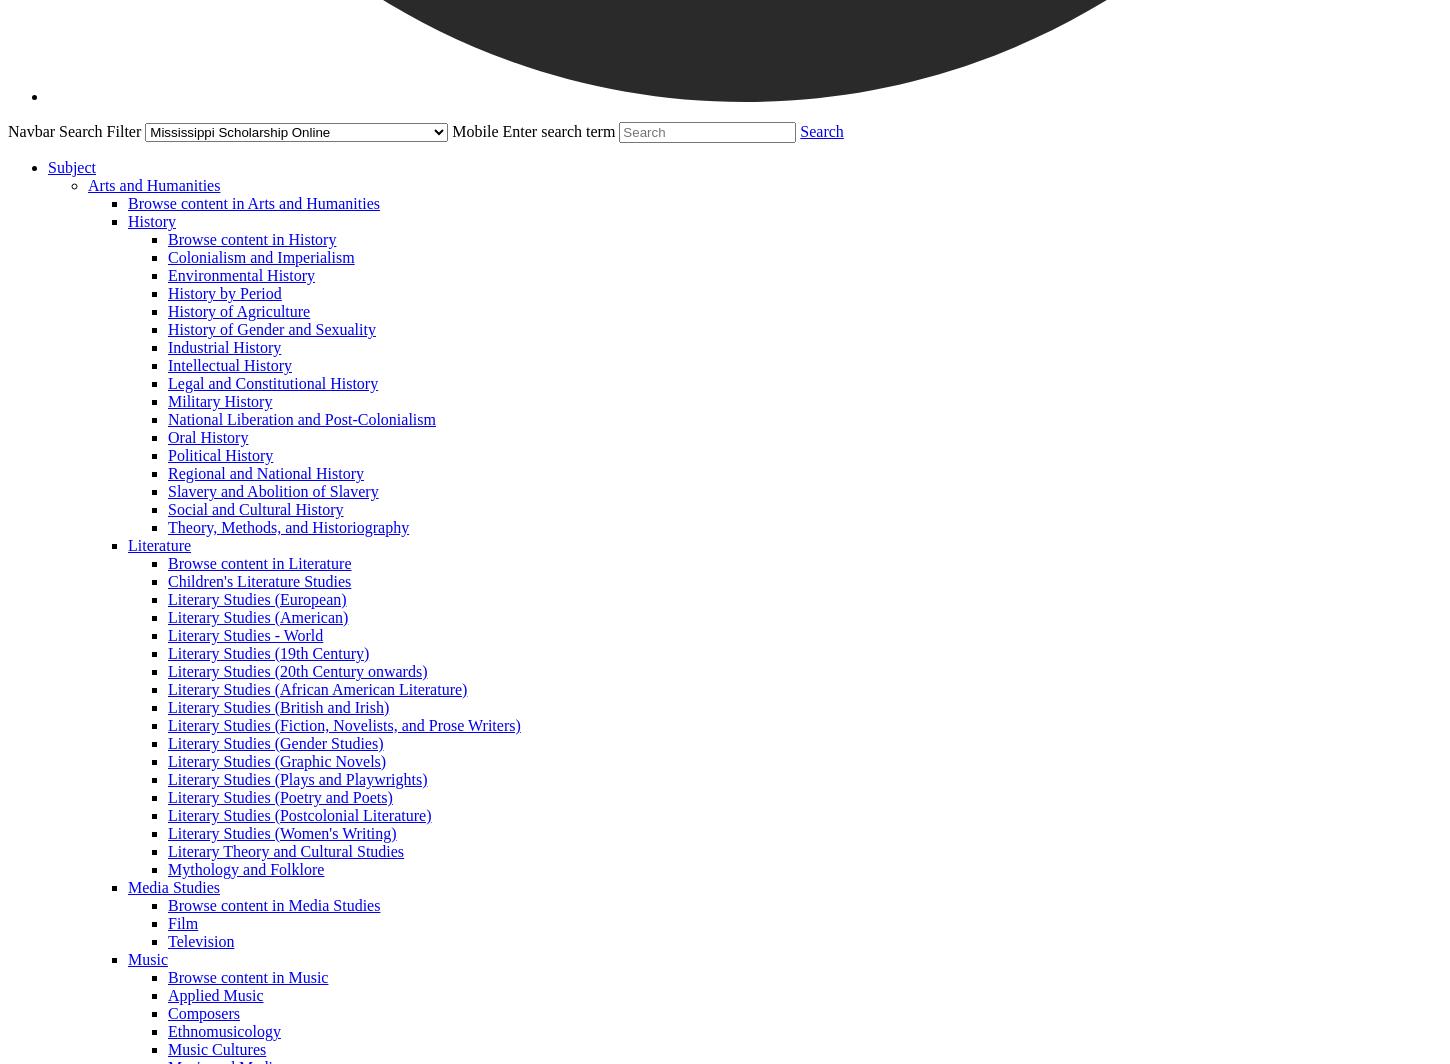 The width and height of the screenshot is (1450, 1064). I want to click on 'Literary Studies (Gender Studies)', so click(167, 743).